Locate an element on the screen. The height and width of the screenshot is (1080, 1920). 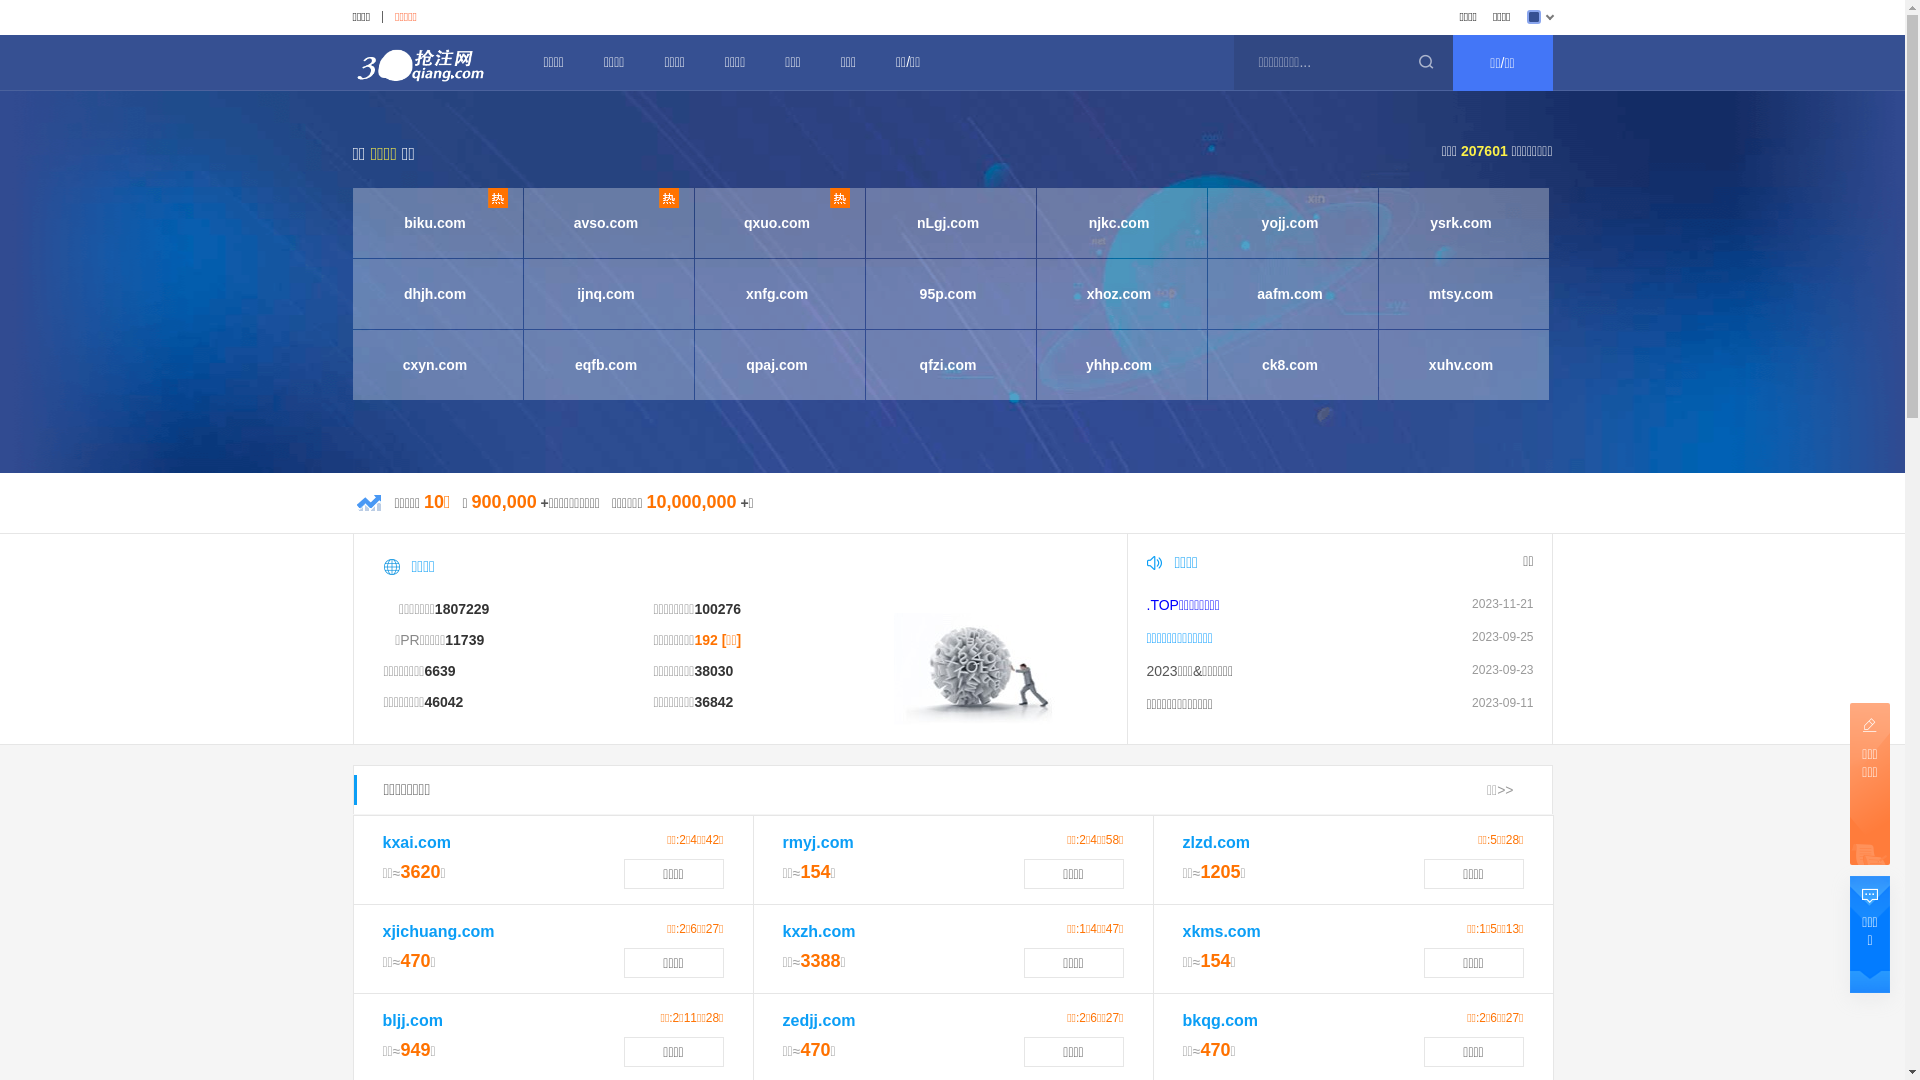
'ck8.com' is located at coordinates (1290, 365).